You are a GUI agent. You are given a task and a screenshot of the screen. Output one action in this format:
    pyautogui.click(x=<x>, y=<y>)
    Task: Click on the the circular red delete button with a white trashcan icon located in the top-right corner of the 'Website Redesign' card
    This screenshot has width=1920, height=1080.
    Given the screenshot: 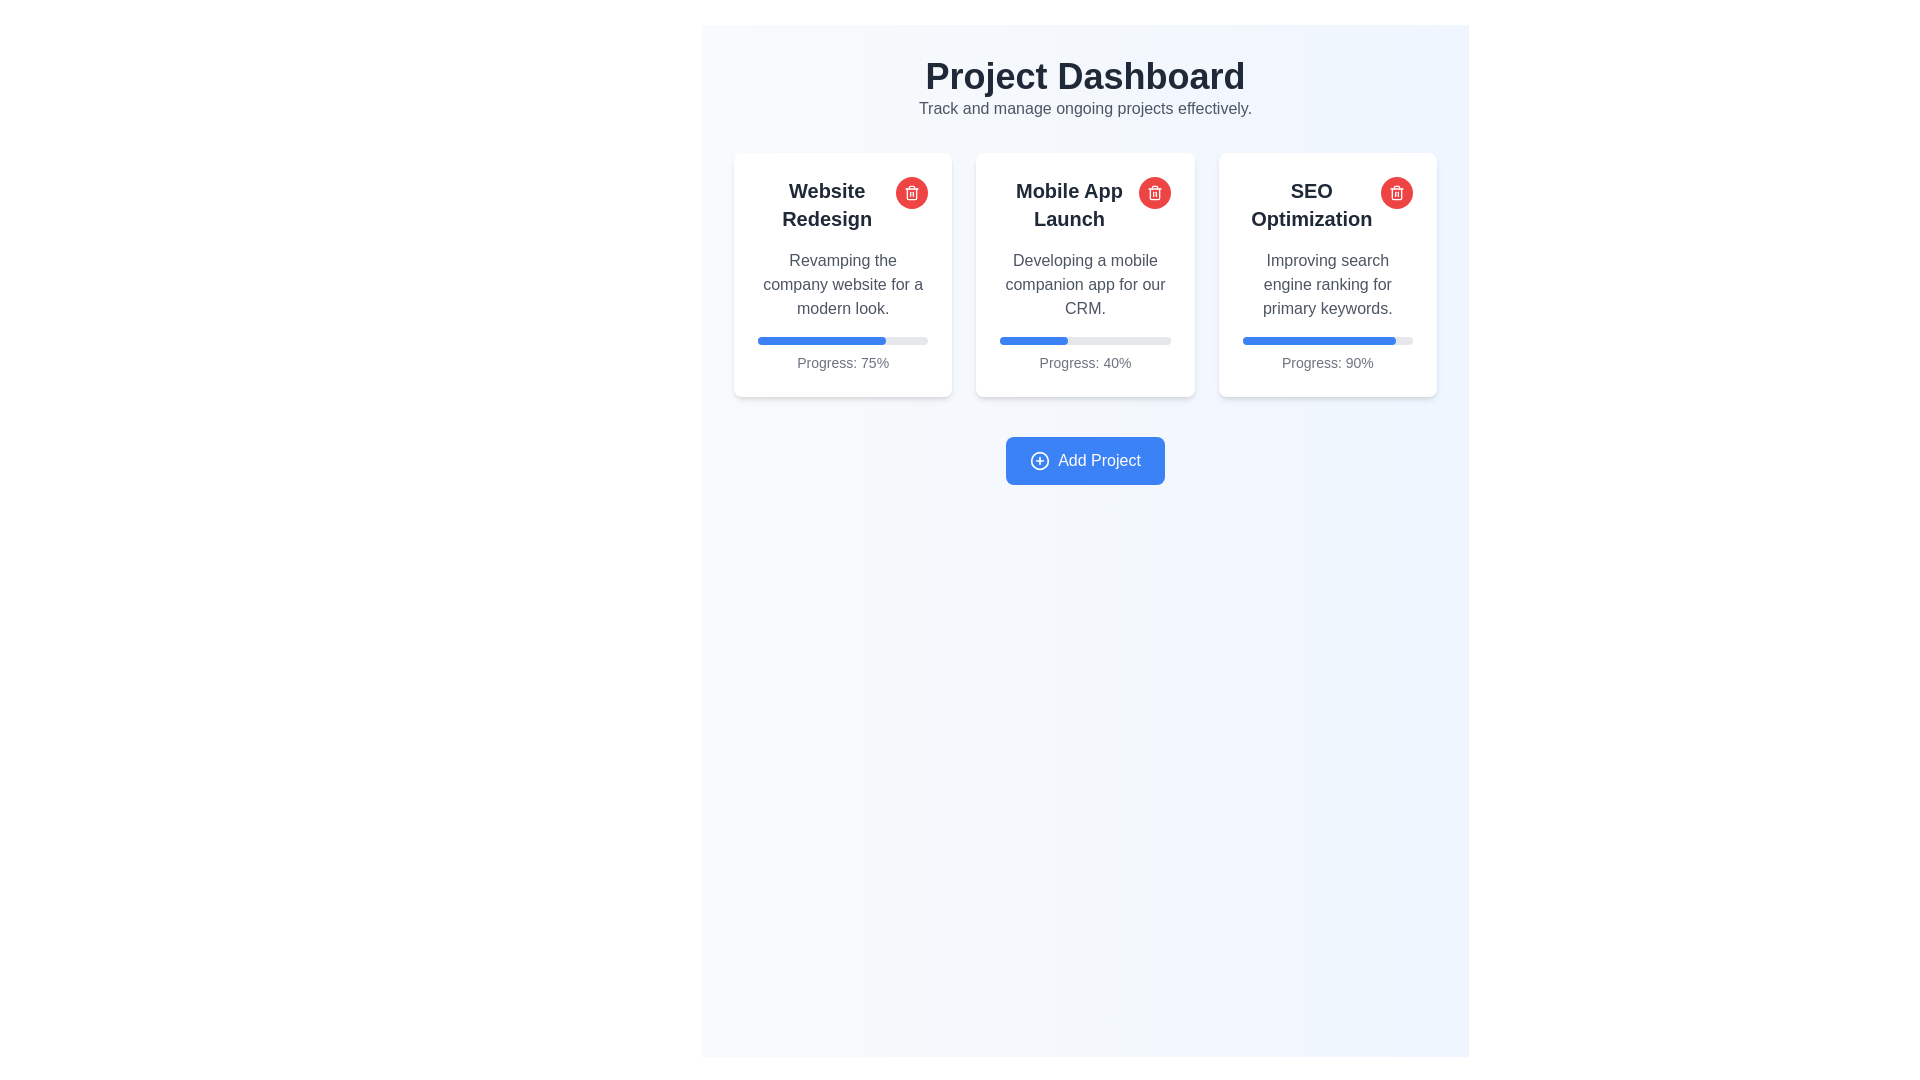 What is the action you would take?
    pyautogui.click(x=911, y=192)
    